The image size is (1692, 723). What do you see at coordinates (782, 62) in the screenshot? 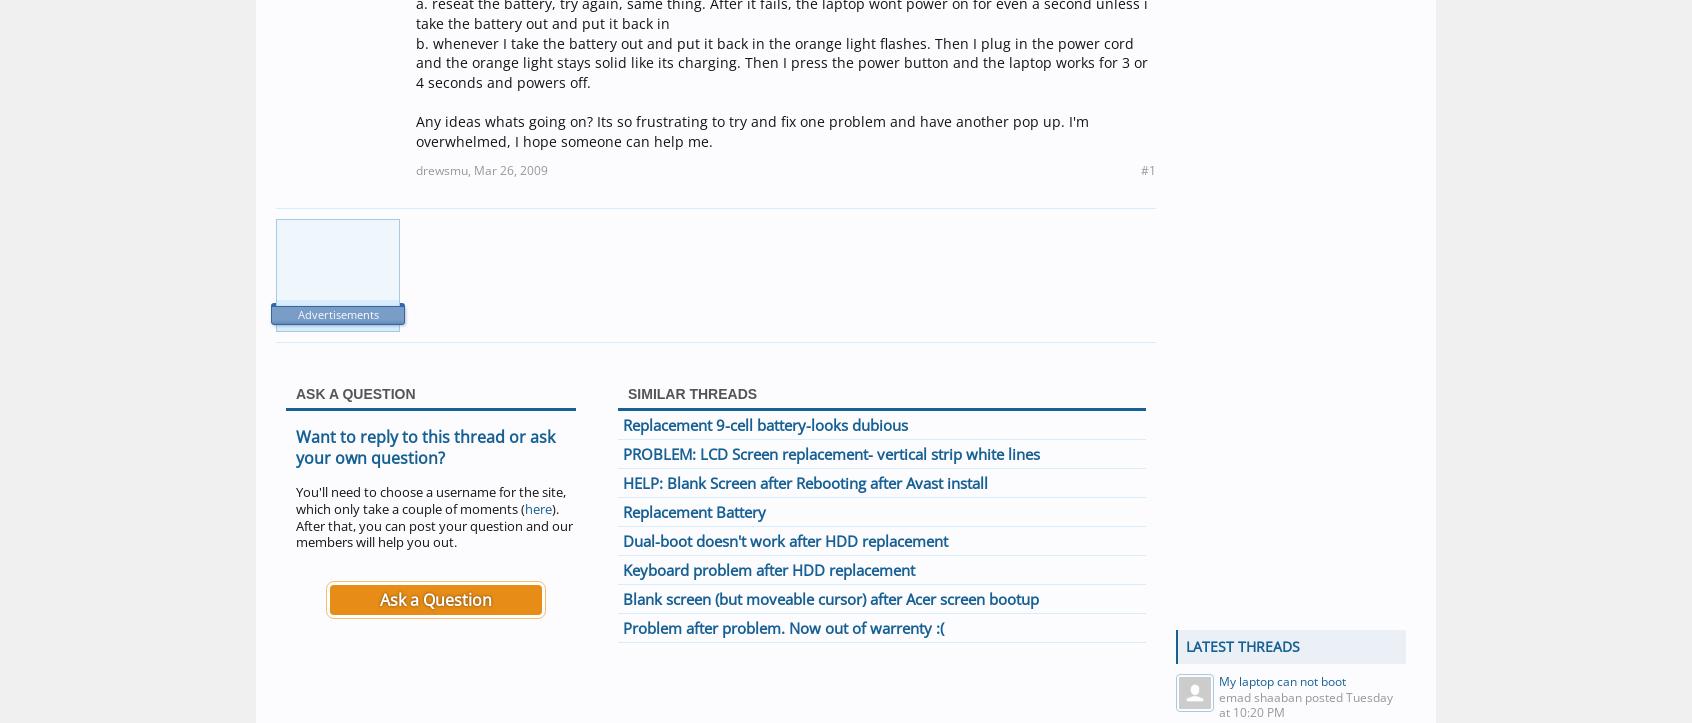
I see `'b. whenever I take the battery out and put it back in the orange light flashes. Then I plug in the power cord and the orange light stays solid like its charging. Then I press the power button and the laptop works for 3 or 4 seconds and powers off.'` at bounding box center [782, 62].